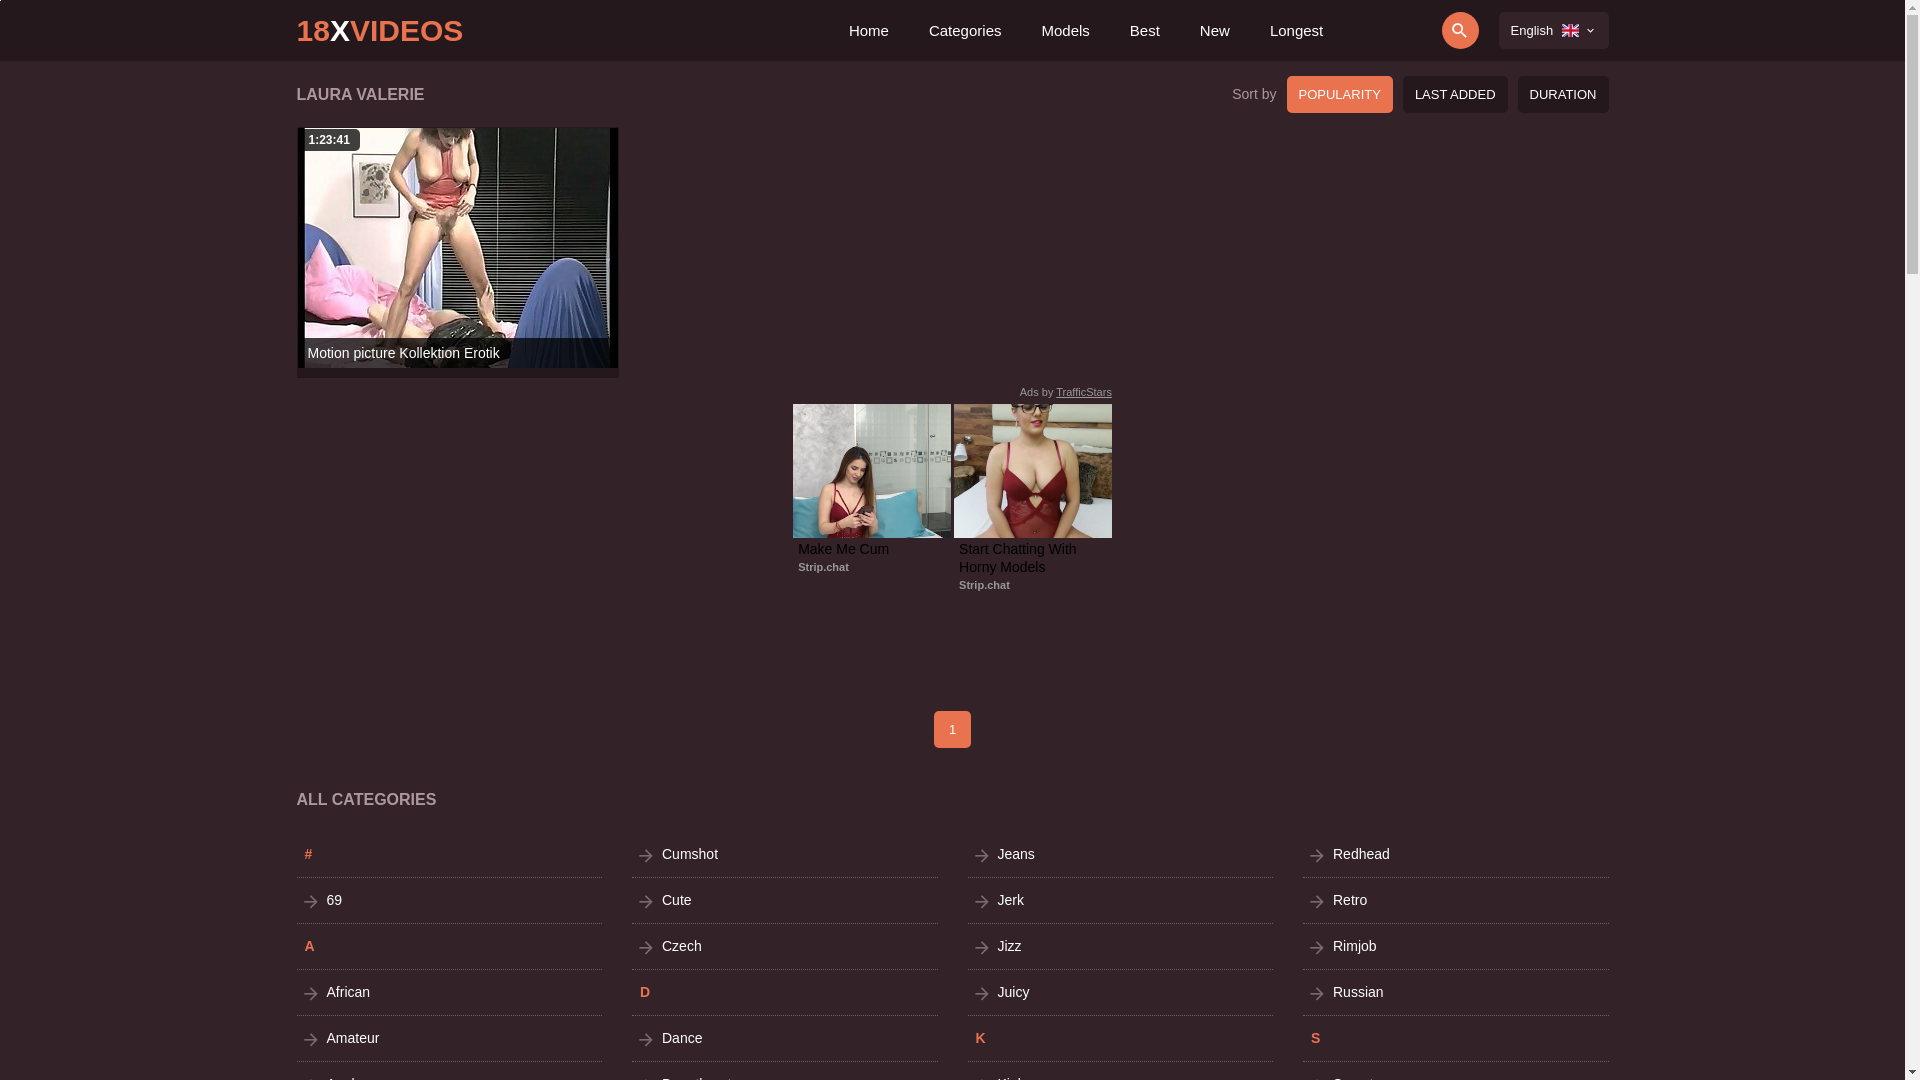 This screenshot has height=1080, width=1920. I want to click on 'Jeans', so click(1121, 854).